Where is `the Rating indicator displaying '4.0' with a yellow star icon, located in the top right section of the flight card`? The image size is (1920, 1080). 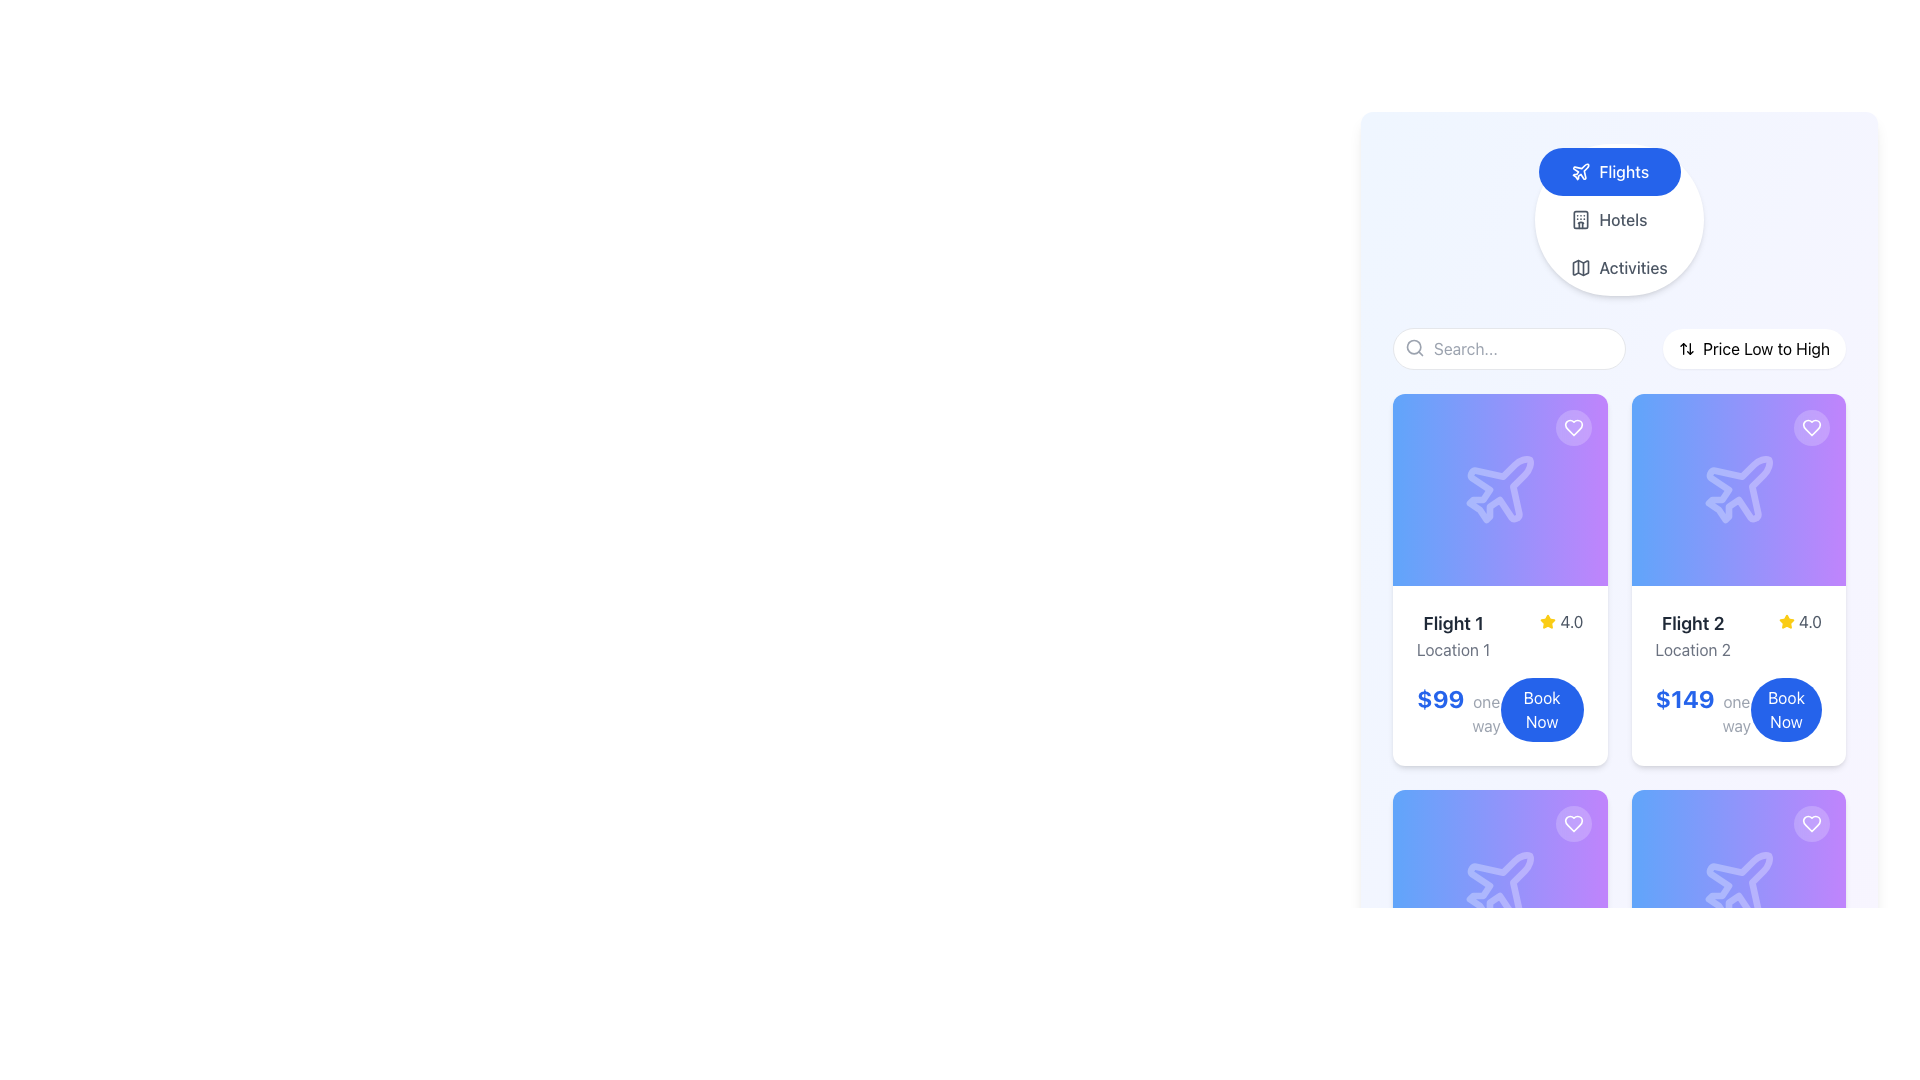 the Rating indicator displaying '4.0' with a yellow star icon, located in the top right section of the flight card is located at coordinates (1560, 620).